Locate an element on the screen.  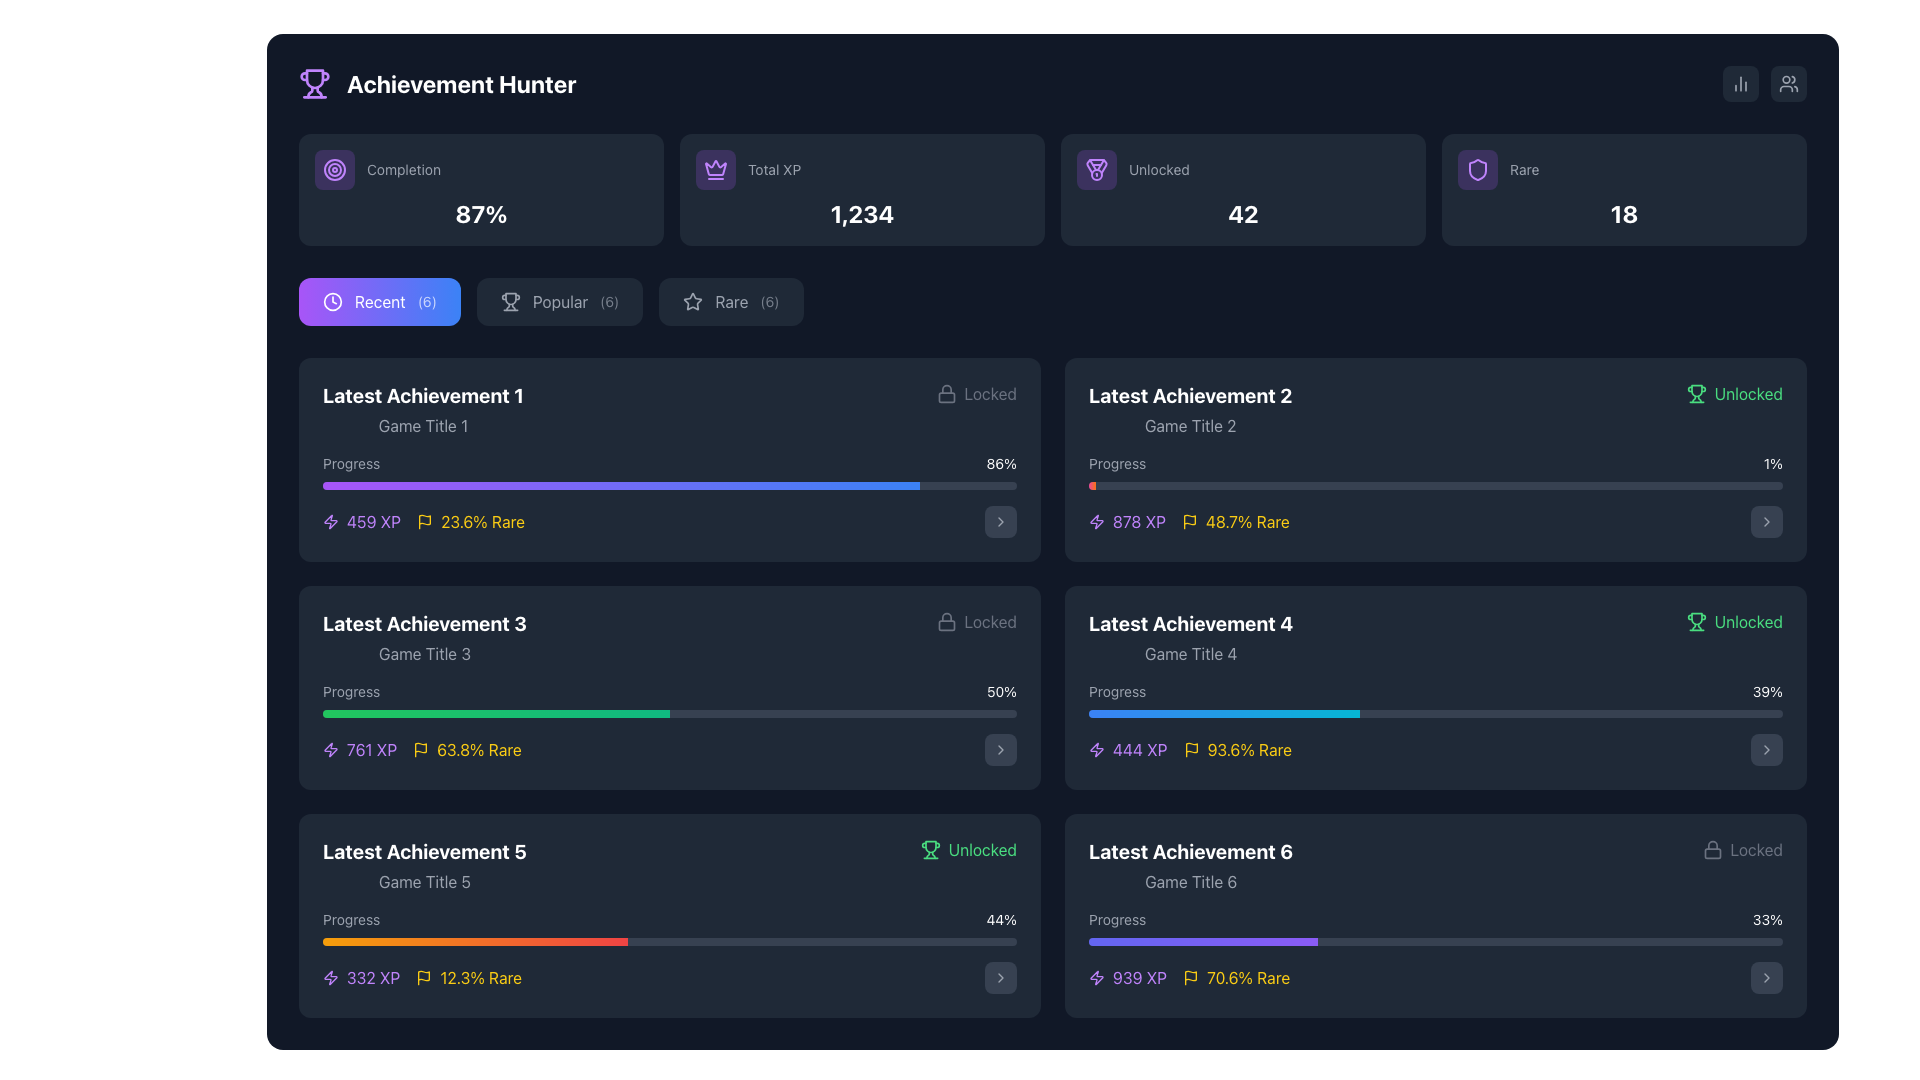
the informative text element displaying the rarity percentage of the achievement located in the bottom-right area of the interface, specifically within the 'Latest Achievement 6' subsection, positioned after the '939 XP' element is located at coordinates (1235, 977).